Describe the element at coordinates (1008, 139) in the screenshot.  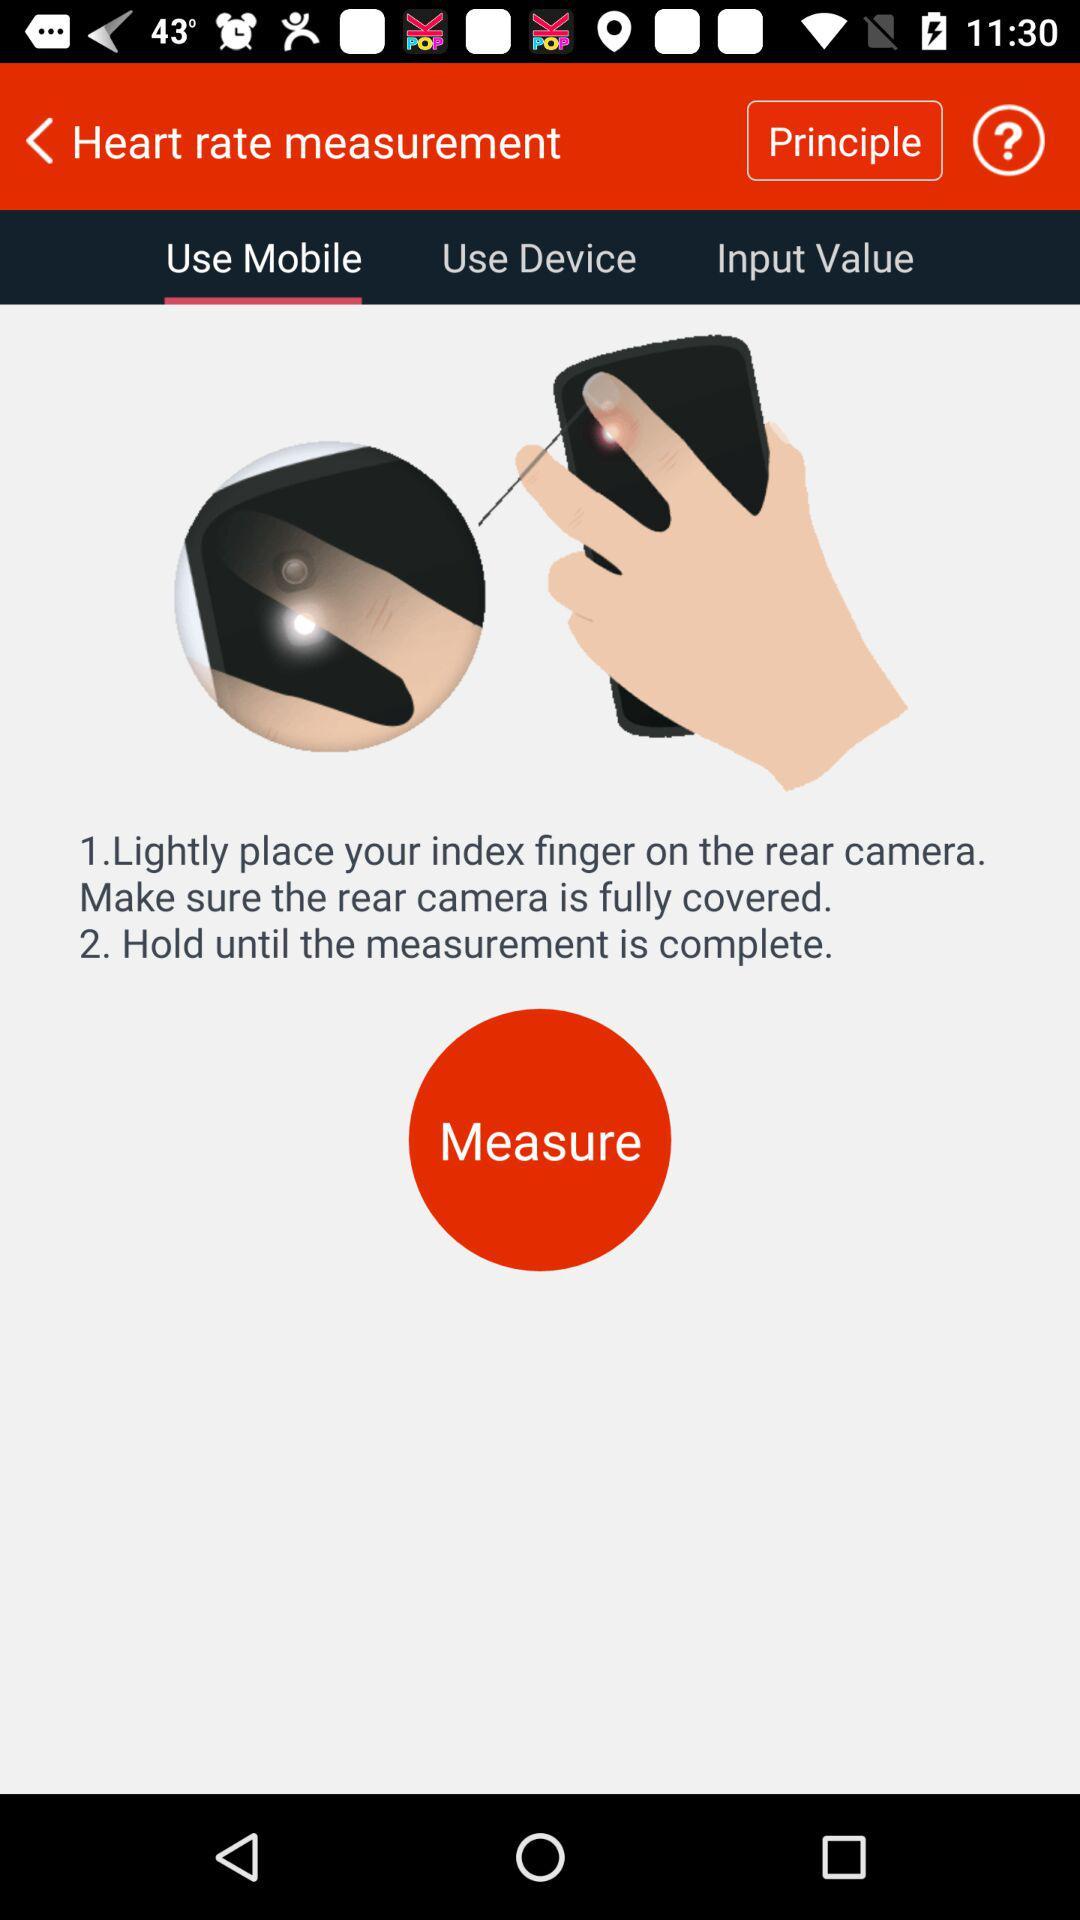
I see `help` at that location.